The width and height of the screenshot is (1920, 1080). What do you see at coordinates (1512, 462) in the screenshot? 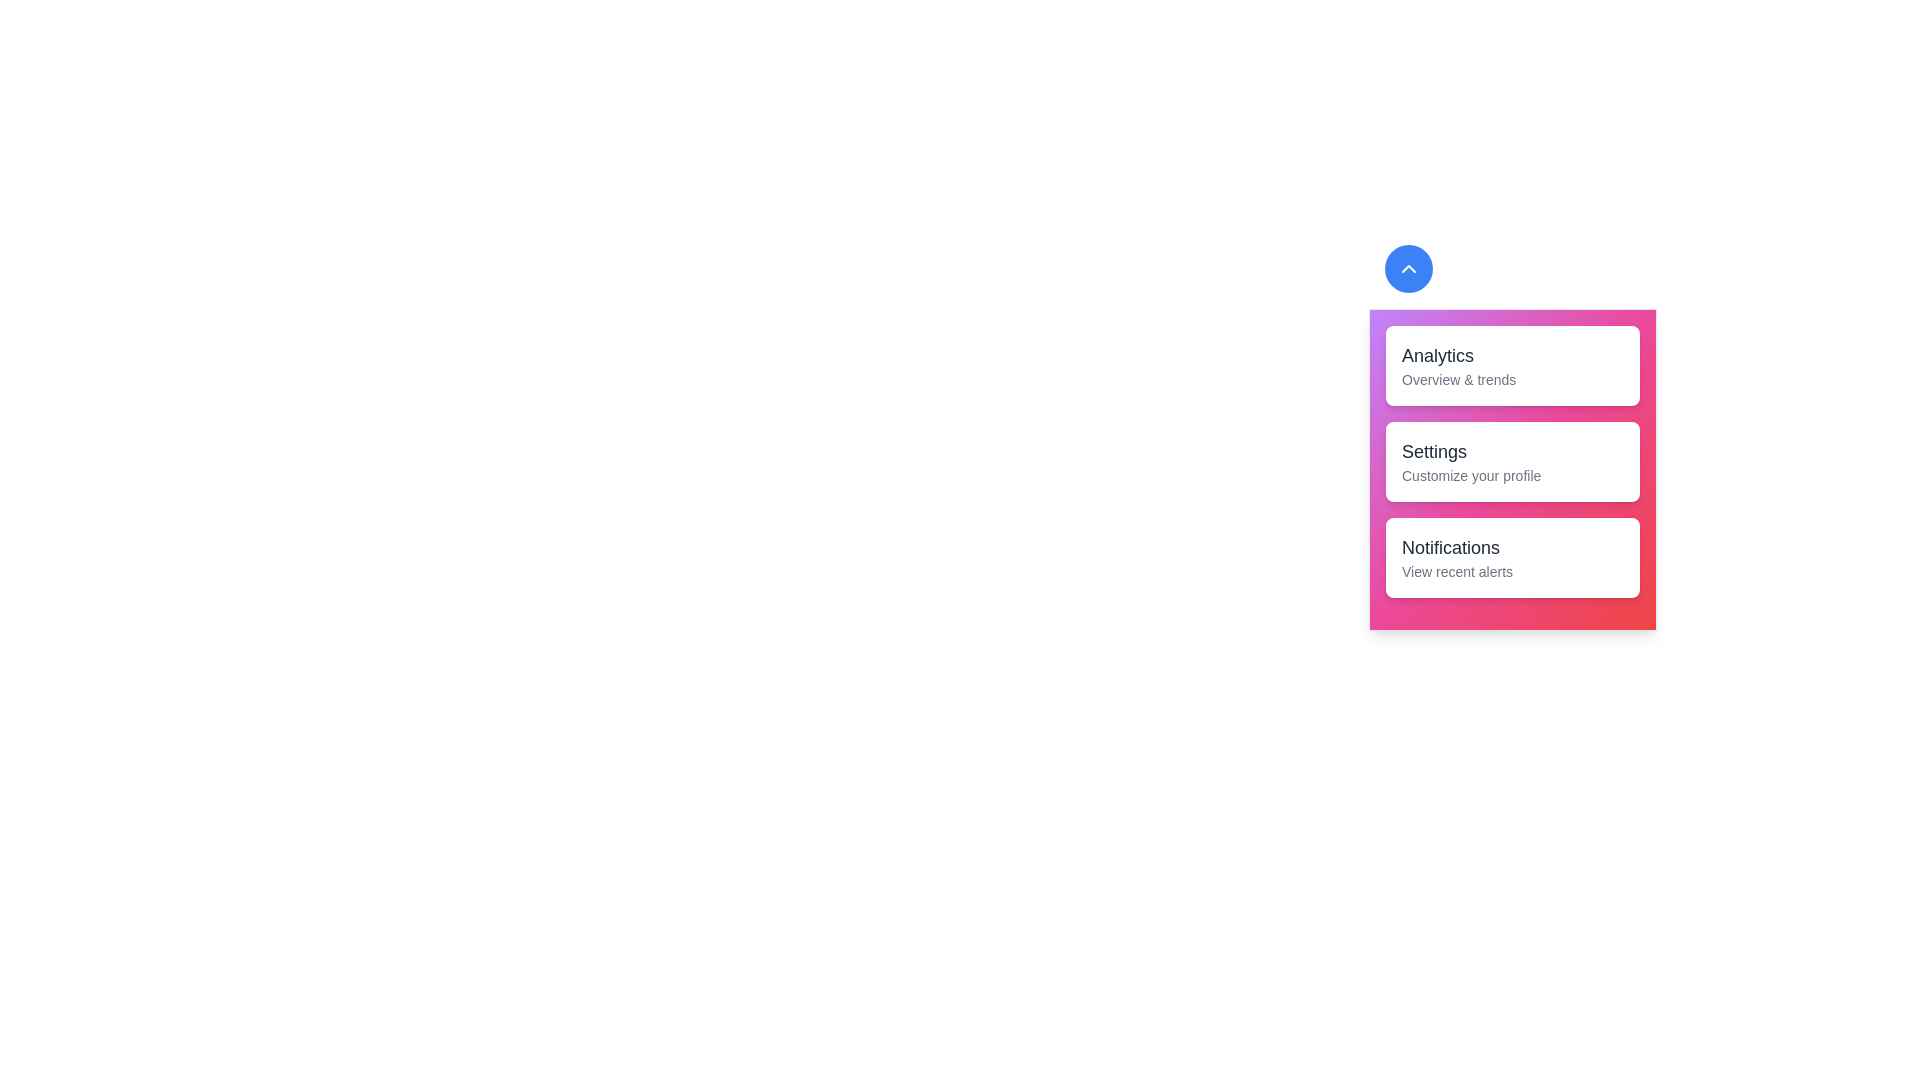
I see `the Settings card in the drawer` at bounding box center [1512, 462].